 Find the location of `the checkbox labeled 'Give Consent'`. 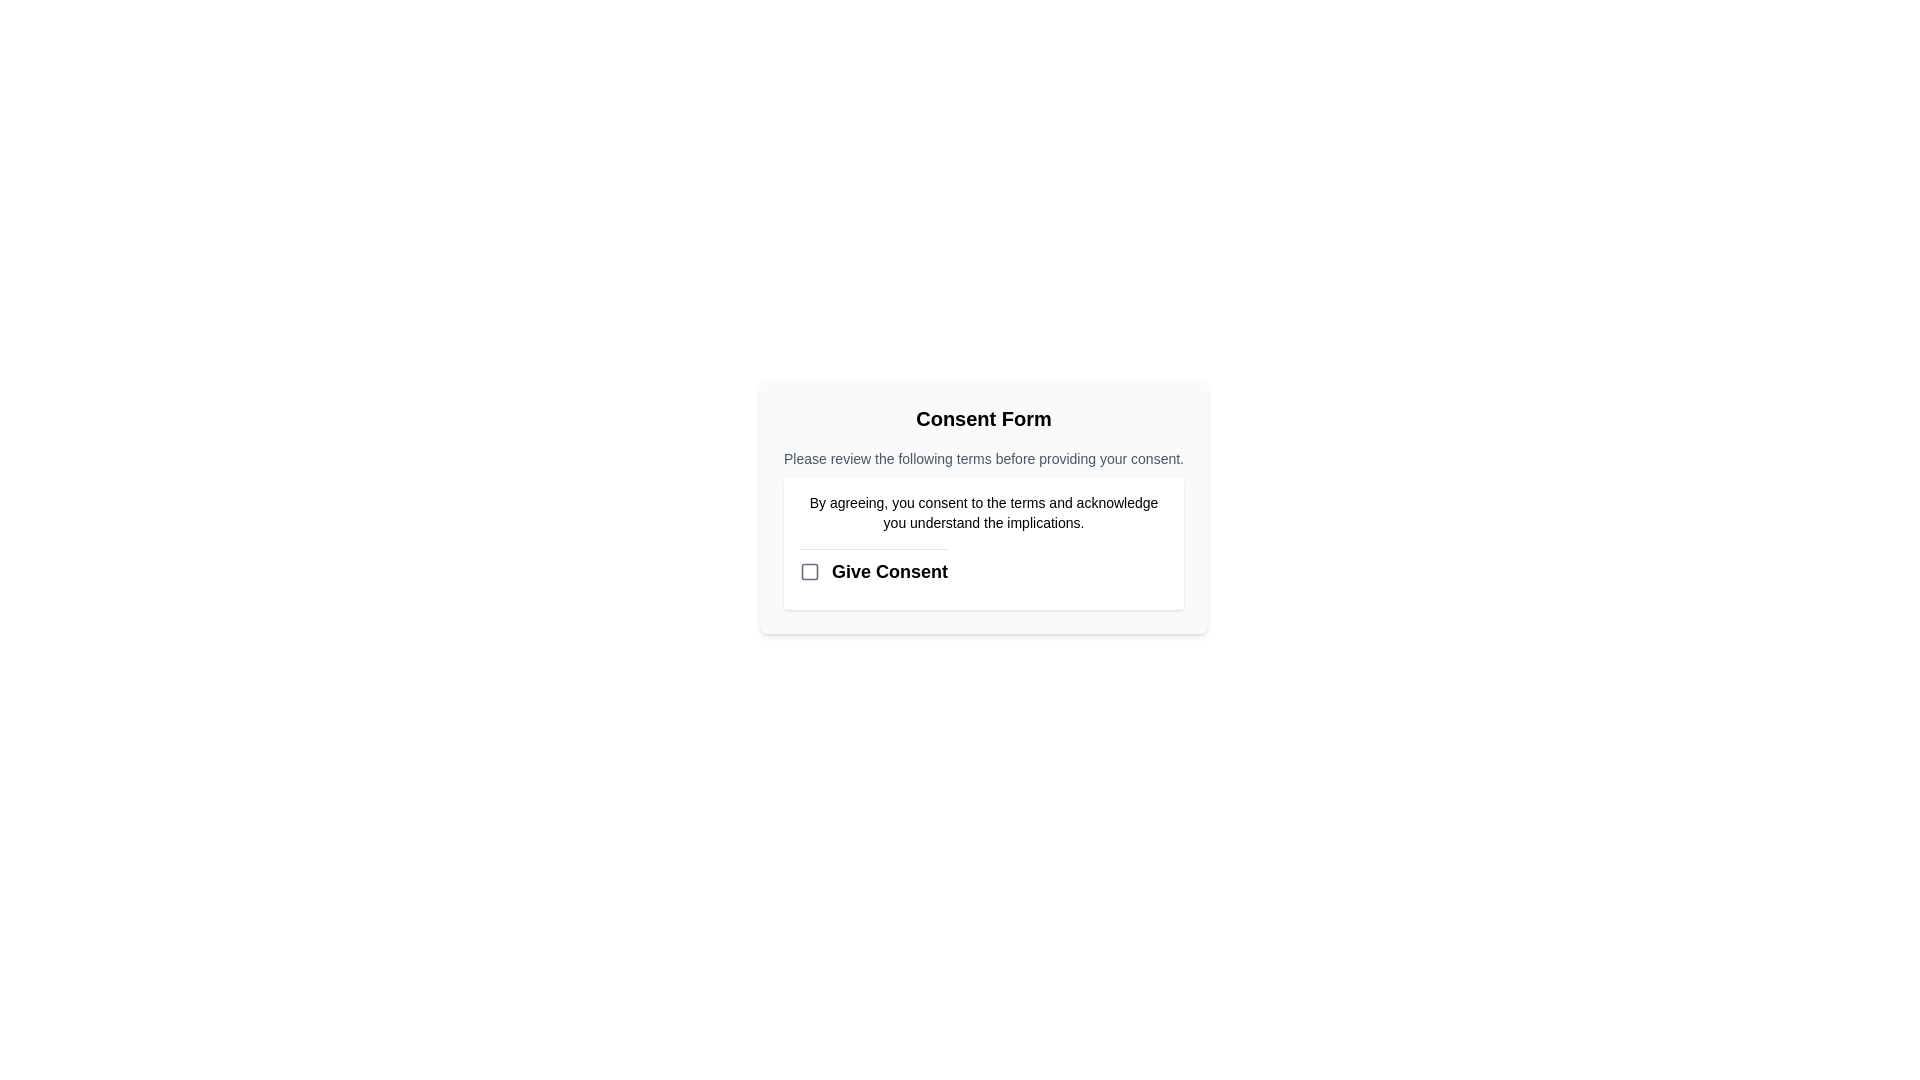

the checkbox labeled 'Give Consent' is located at coordinates (873, 571).